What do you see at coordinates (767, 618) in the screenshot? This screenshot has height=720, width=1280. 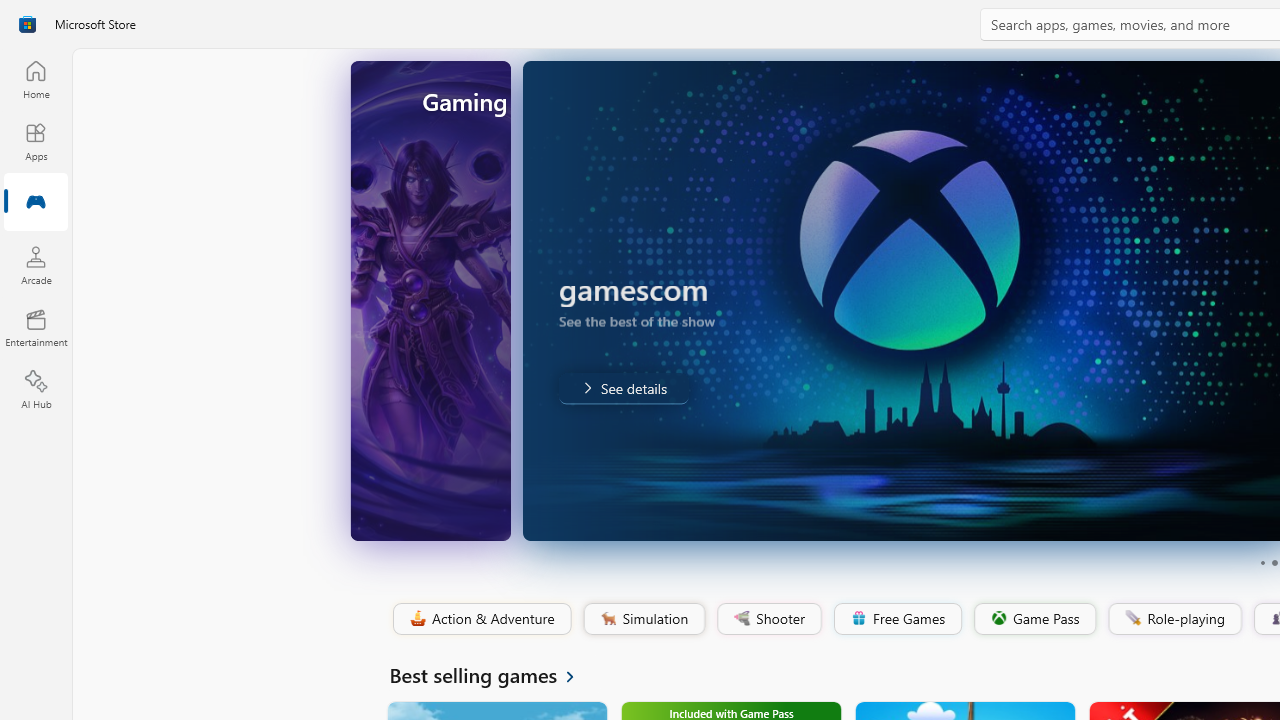 I see `'Shooter'` at bounding box center [767, 618].